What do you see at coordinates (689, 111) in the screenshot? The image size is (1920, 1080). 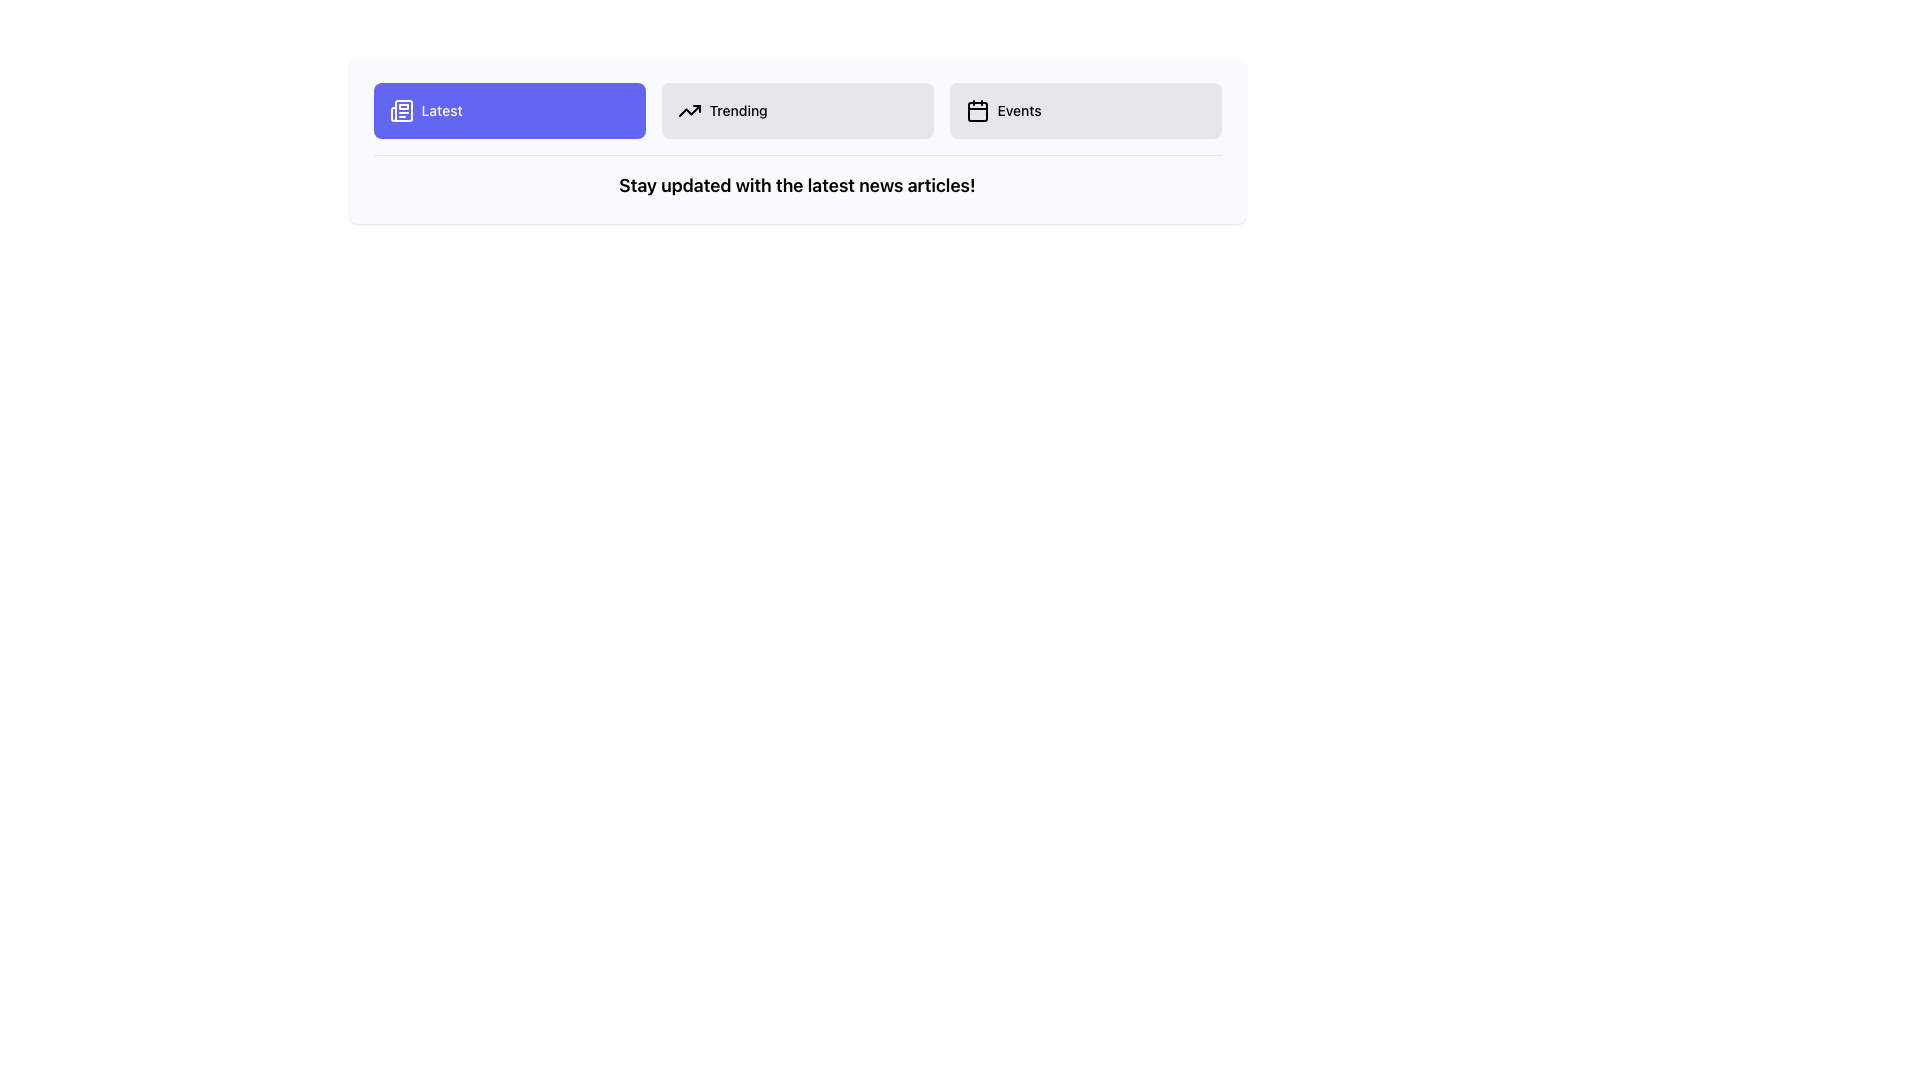 I see `the Polyline element representing the trending upwards icon in the SVG component, located near the 'Trending' label` at bounding box center [689, 111].